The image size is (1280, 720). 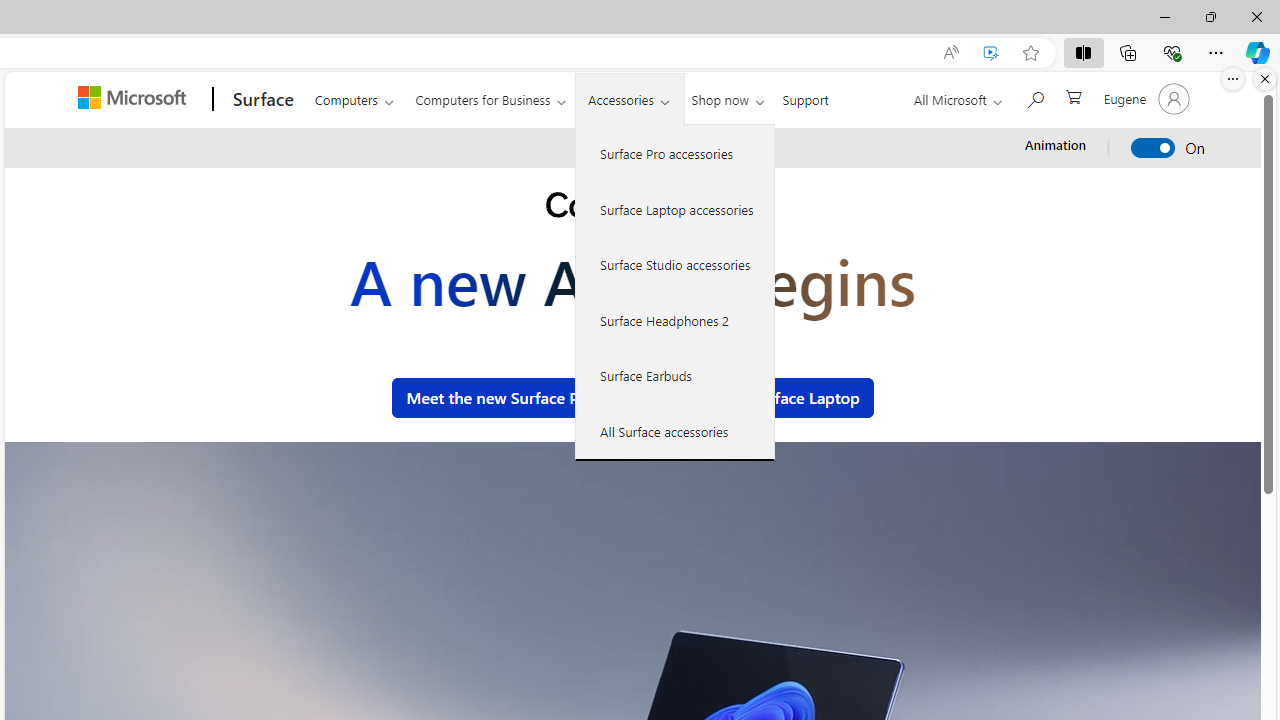 I want to click on 'Surface Studio accessories', so click(x=675, y=263).